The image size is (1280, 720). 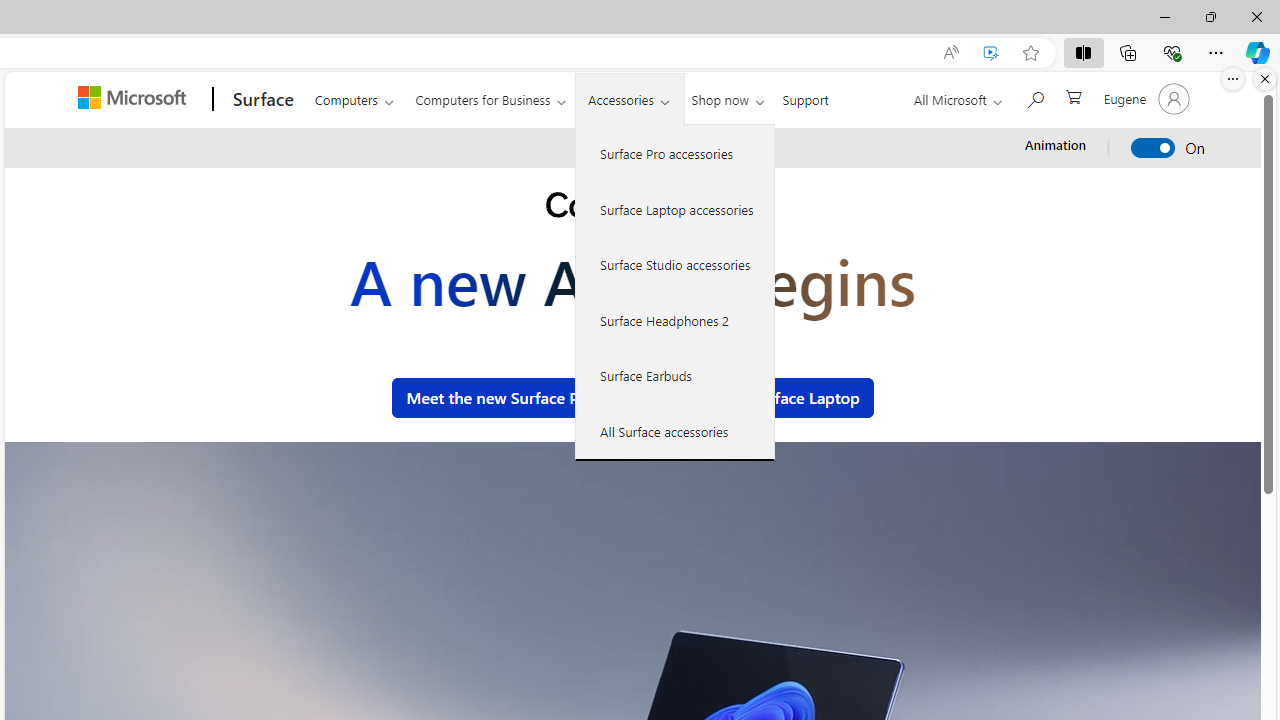 I want to click on 'Surface Studio accessories', so click(x=675, y=263).